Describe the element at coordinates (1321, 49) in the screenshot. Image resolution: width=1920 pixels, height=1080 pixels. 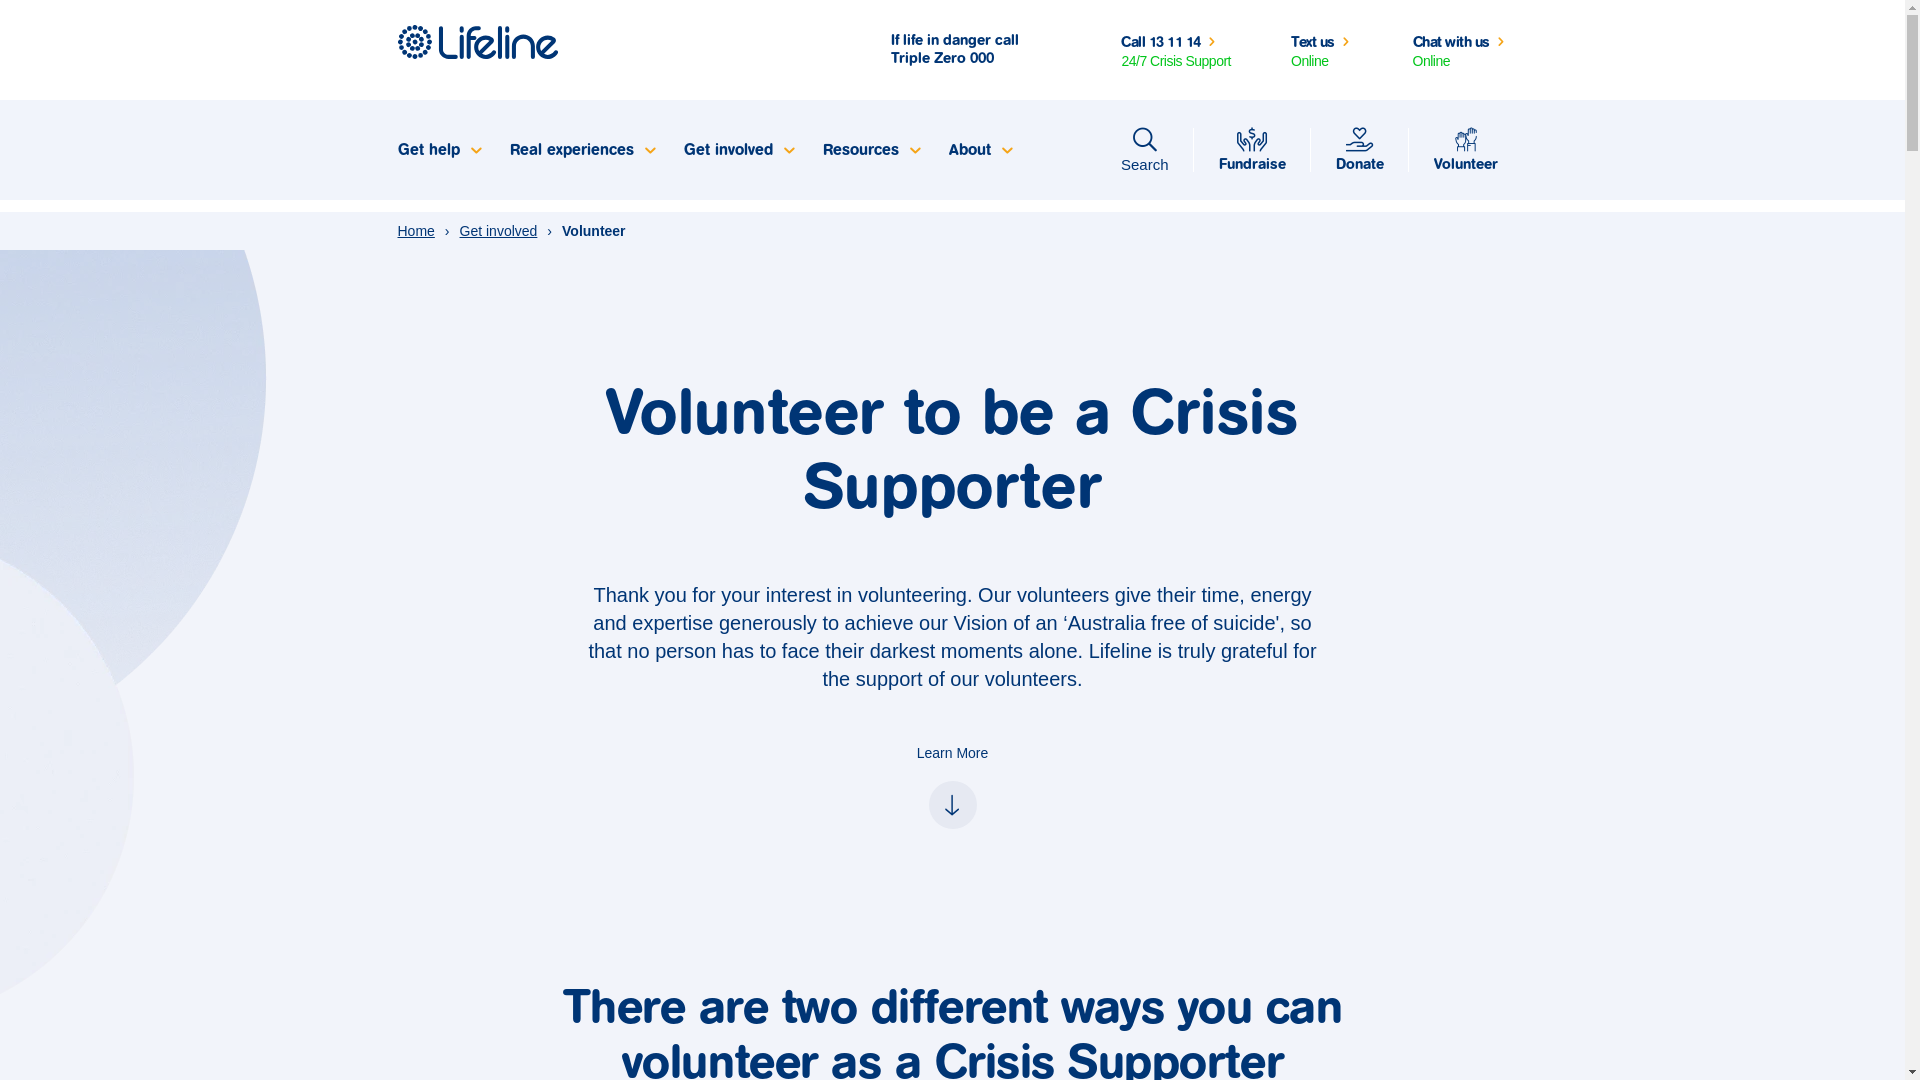
I see `'Text us` at that location.